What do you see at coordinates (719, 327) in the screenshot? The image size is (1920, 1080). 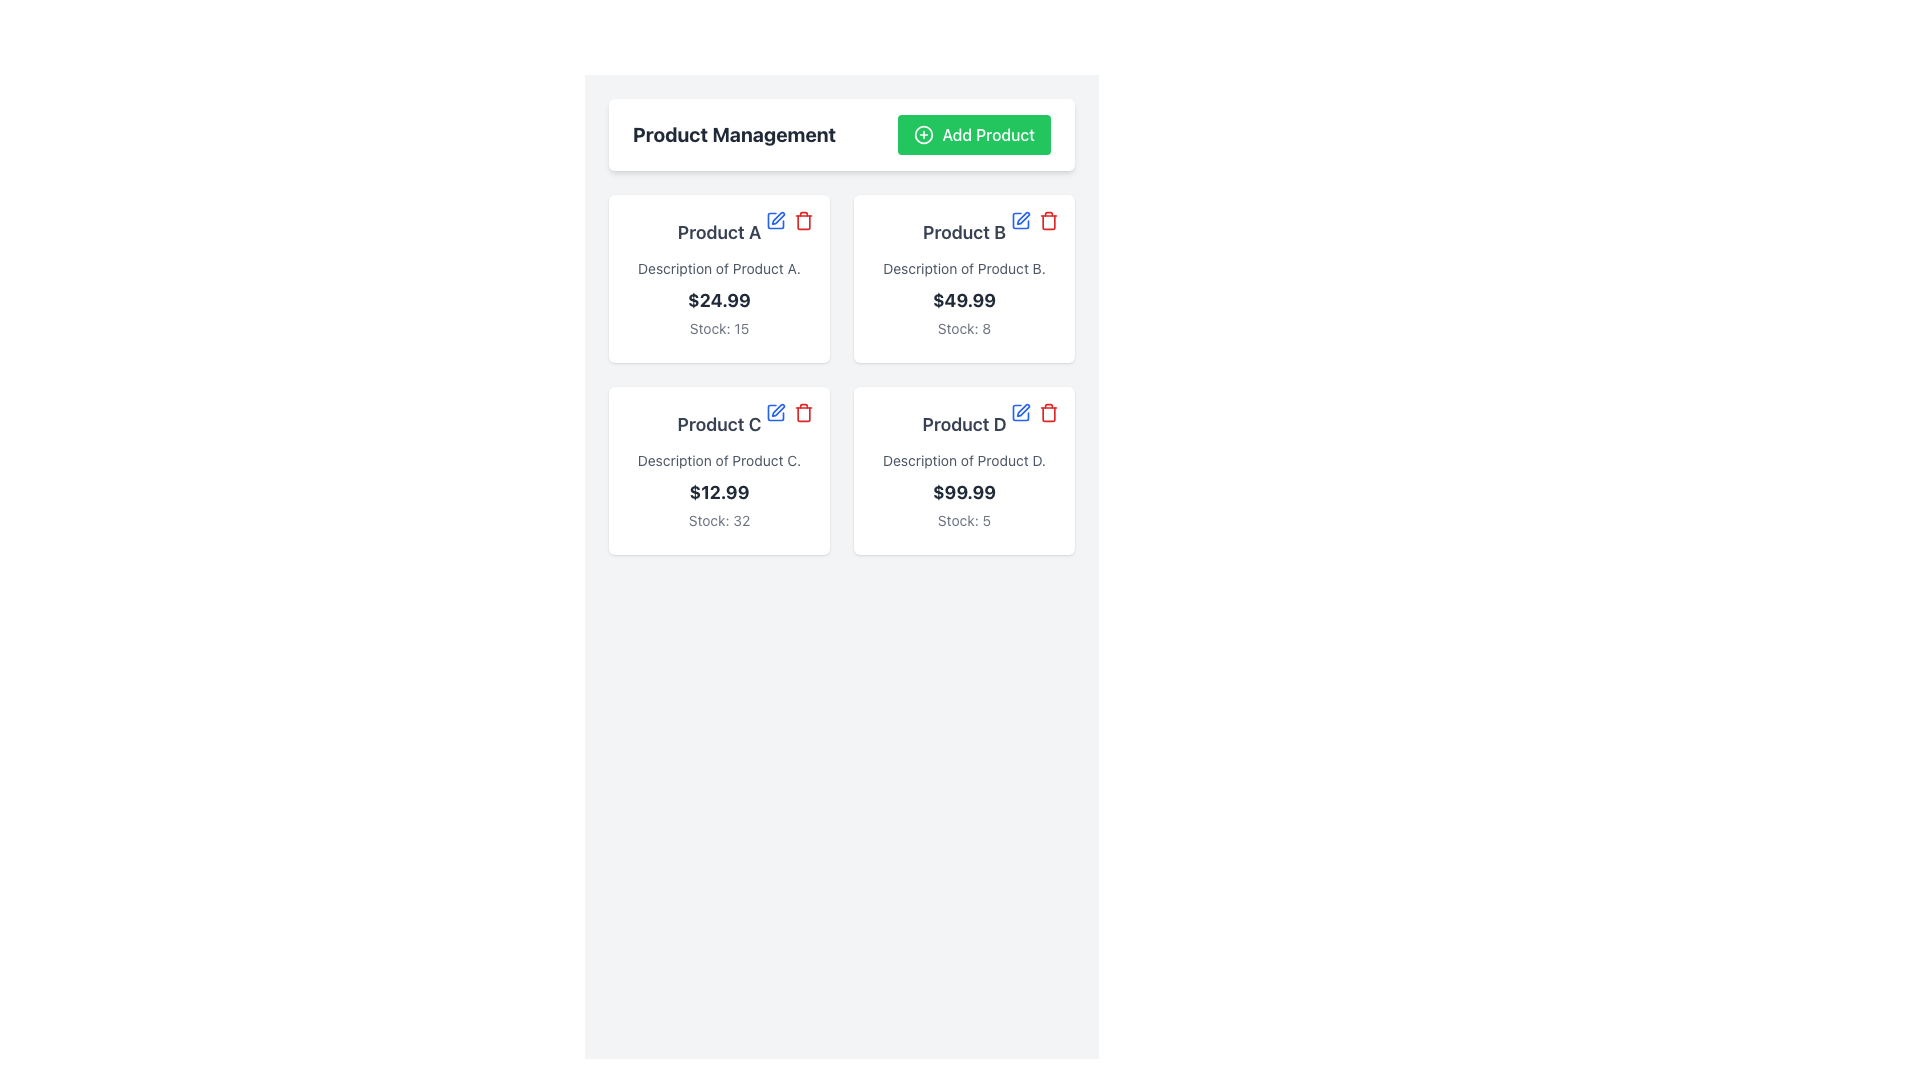 I see `the static text label displaying the stock quantity (15) of 'Product A', which is located just below the price detail ($24.99) in the top-left quadrant of the layout` at bounding box center [719, 327].